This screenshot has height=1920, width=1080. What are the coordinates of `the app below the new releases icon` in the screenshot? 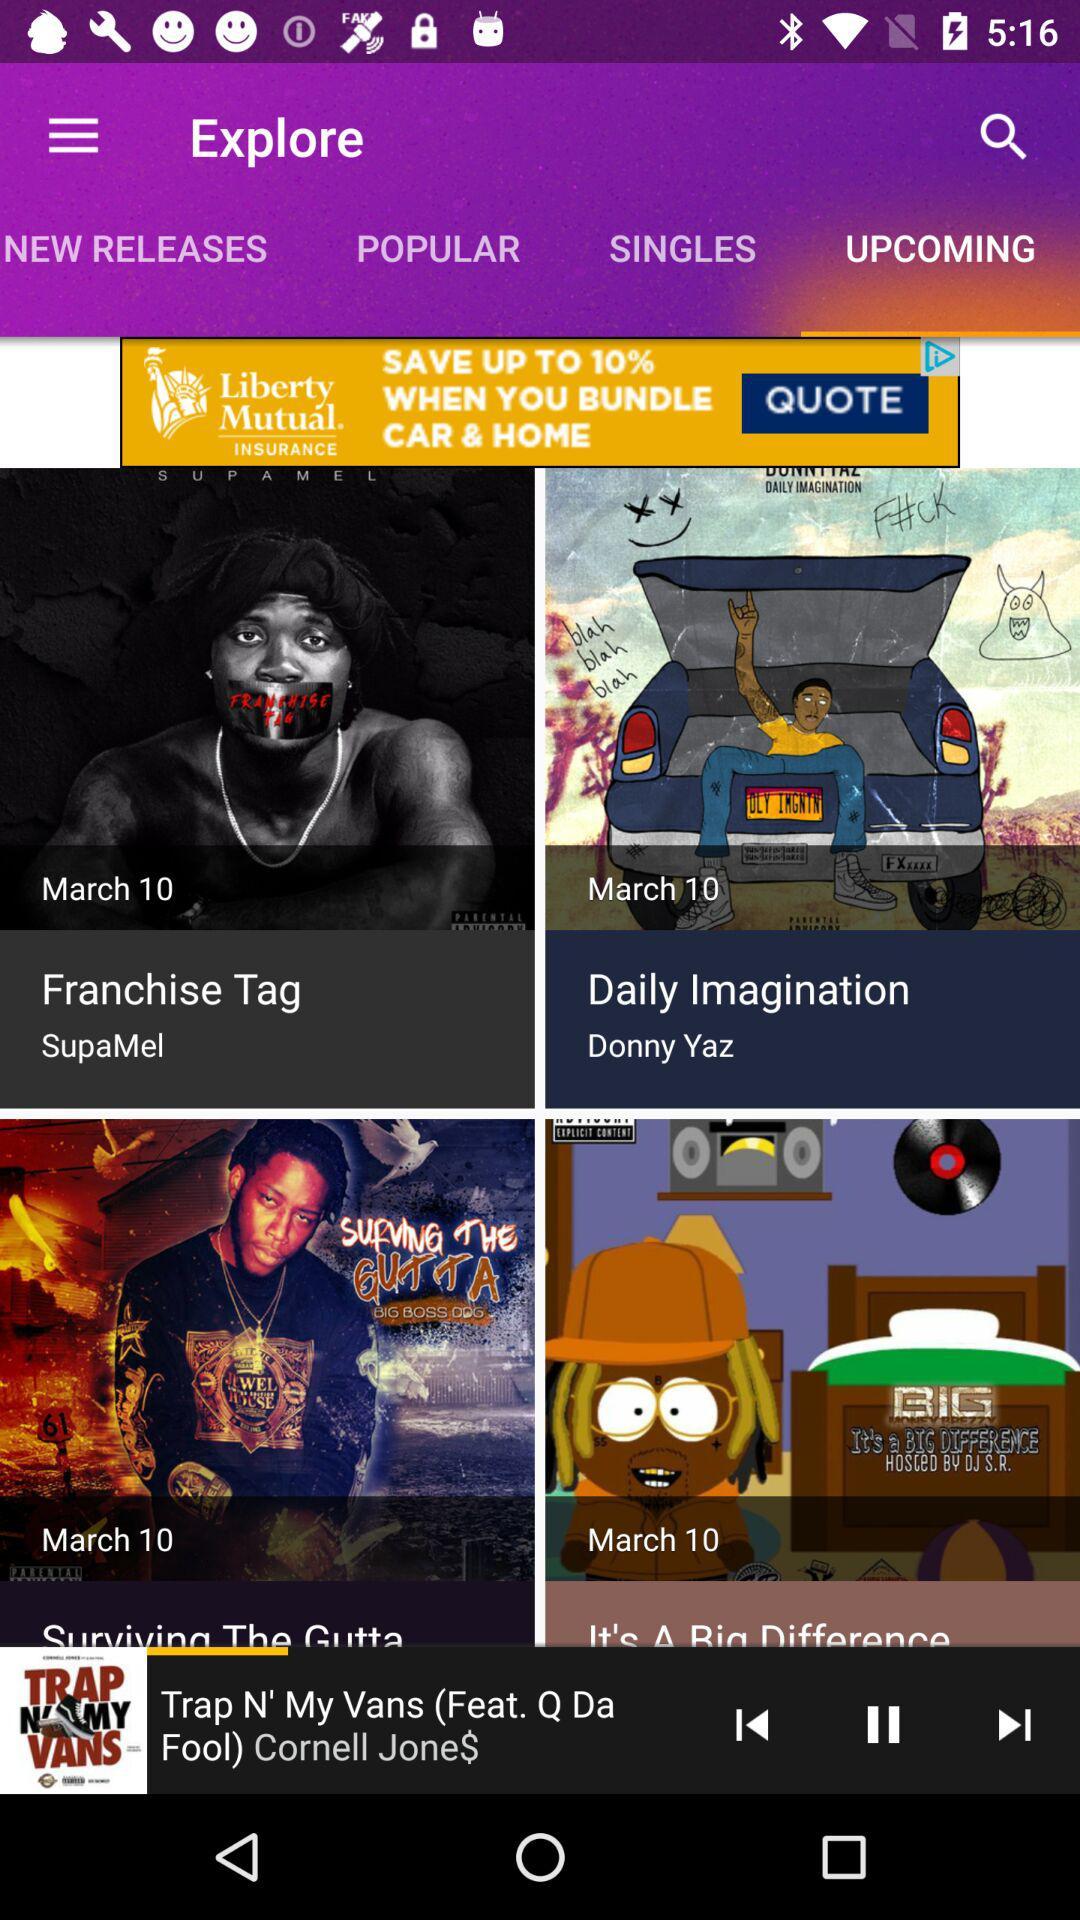 It's located at (540, 401).